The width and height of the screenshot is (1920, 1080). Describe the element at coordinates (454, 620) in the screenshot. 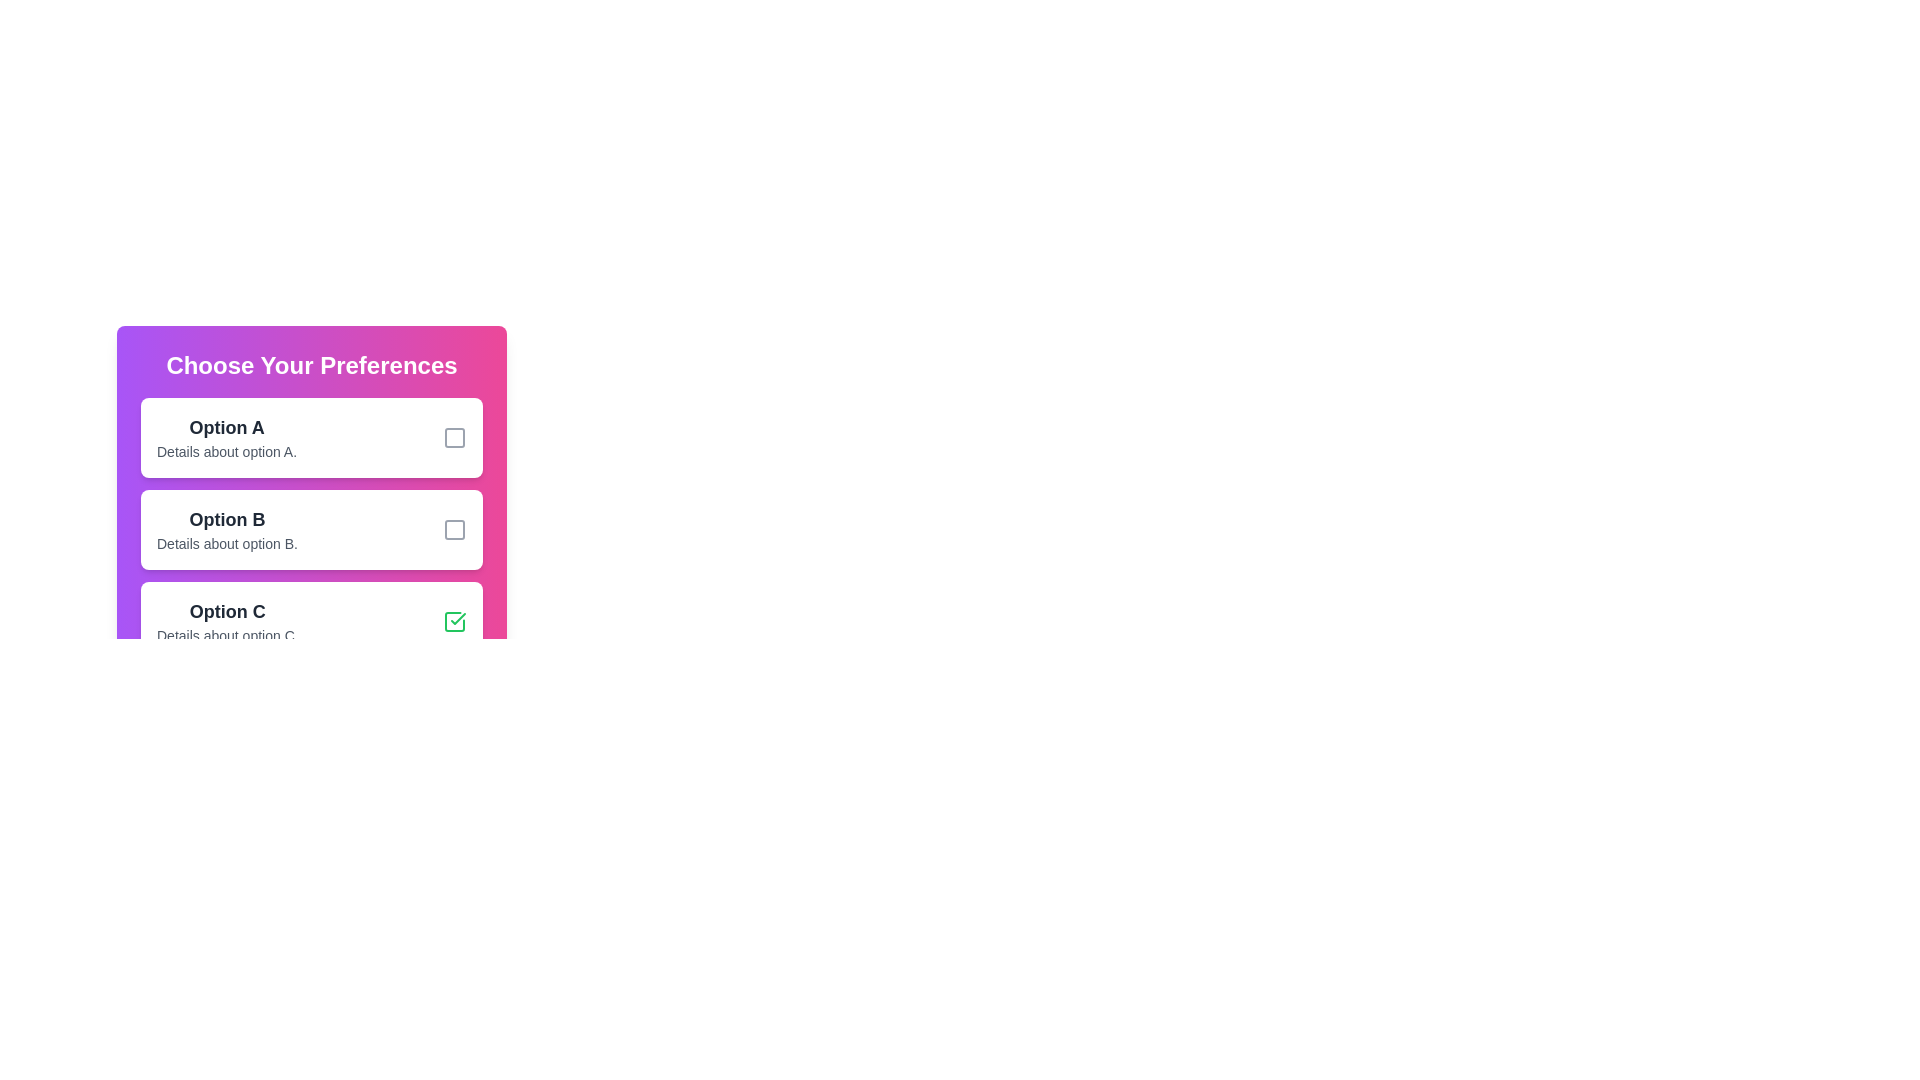

I see `the green checkbox icon located in the lower-right corner of the 'Option C' section` at that location.